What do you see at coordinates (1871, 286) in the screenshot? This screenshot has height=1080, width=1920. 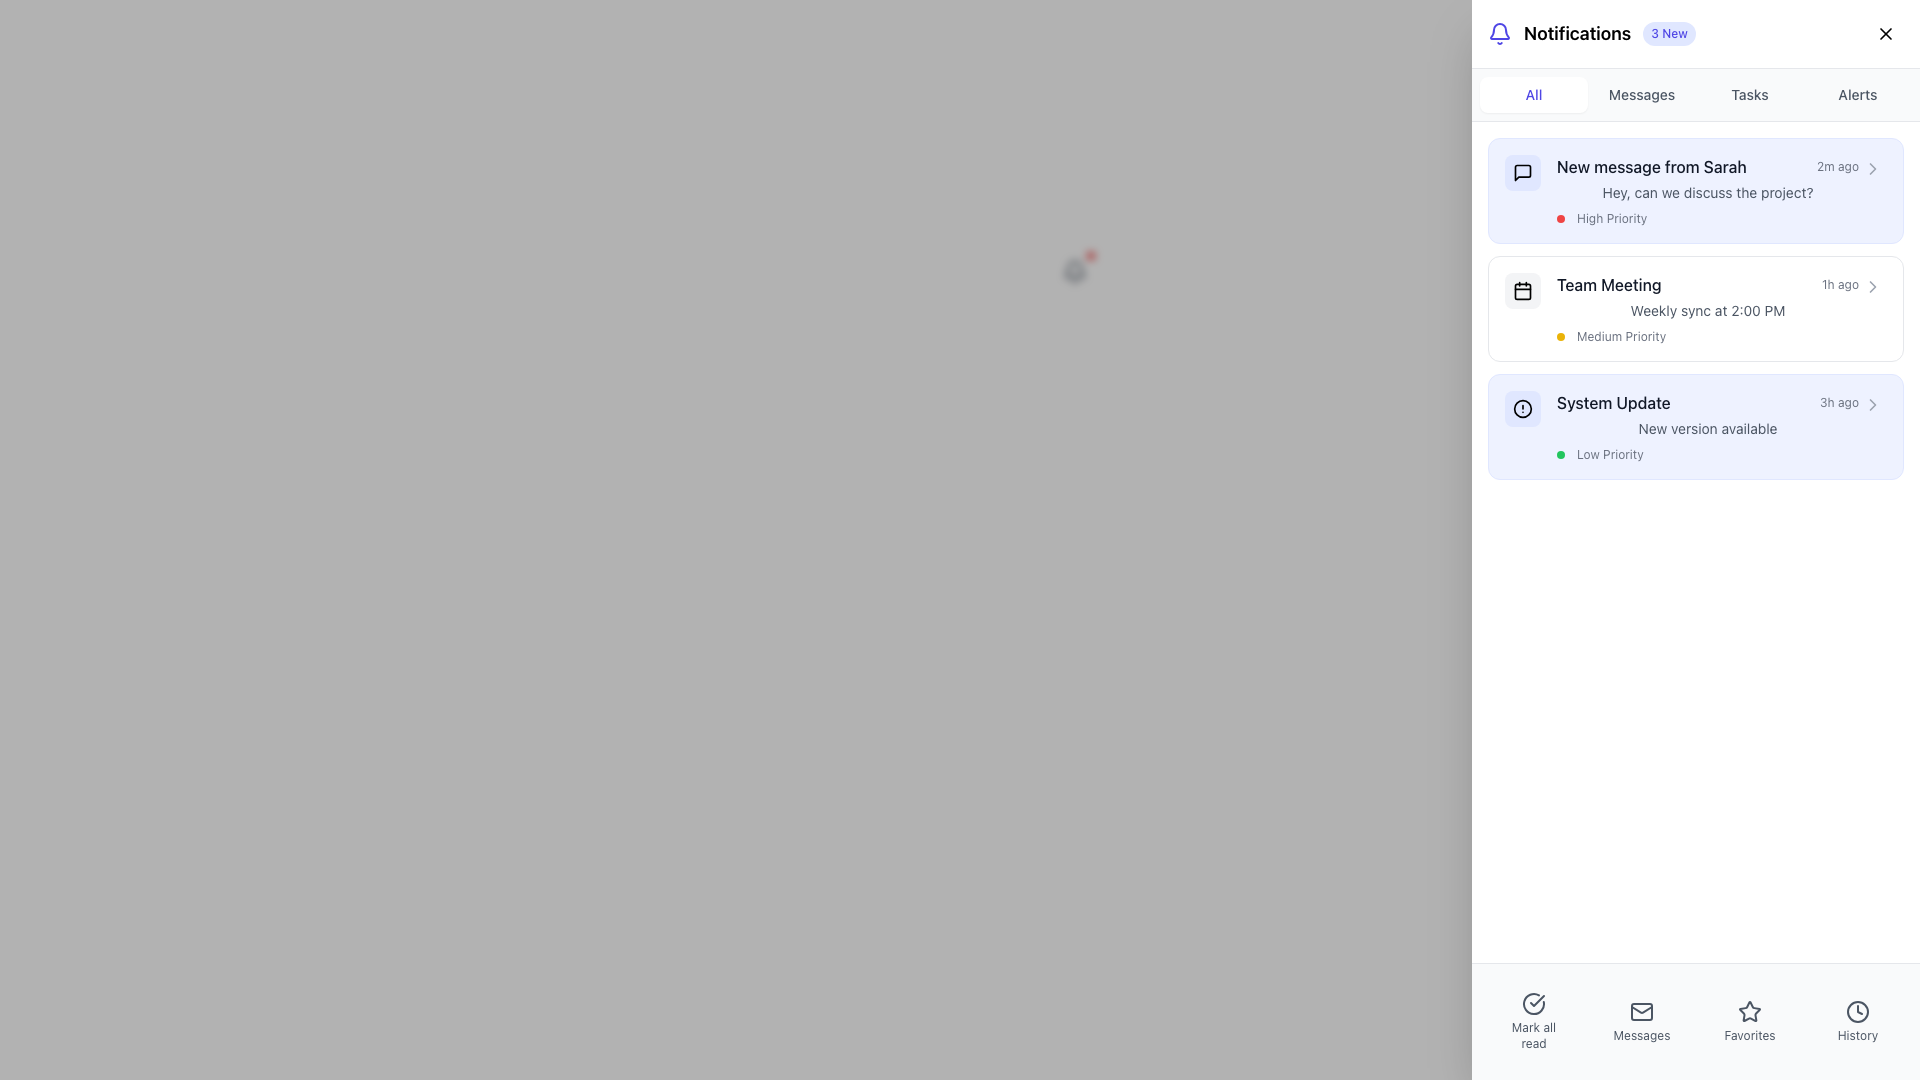 I see `the chevron icon located at the center-right corner of the 'Team Meeting' notification in the Notifications panel` at bounding box center [1871, 286].